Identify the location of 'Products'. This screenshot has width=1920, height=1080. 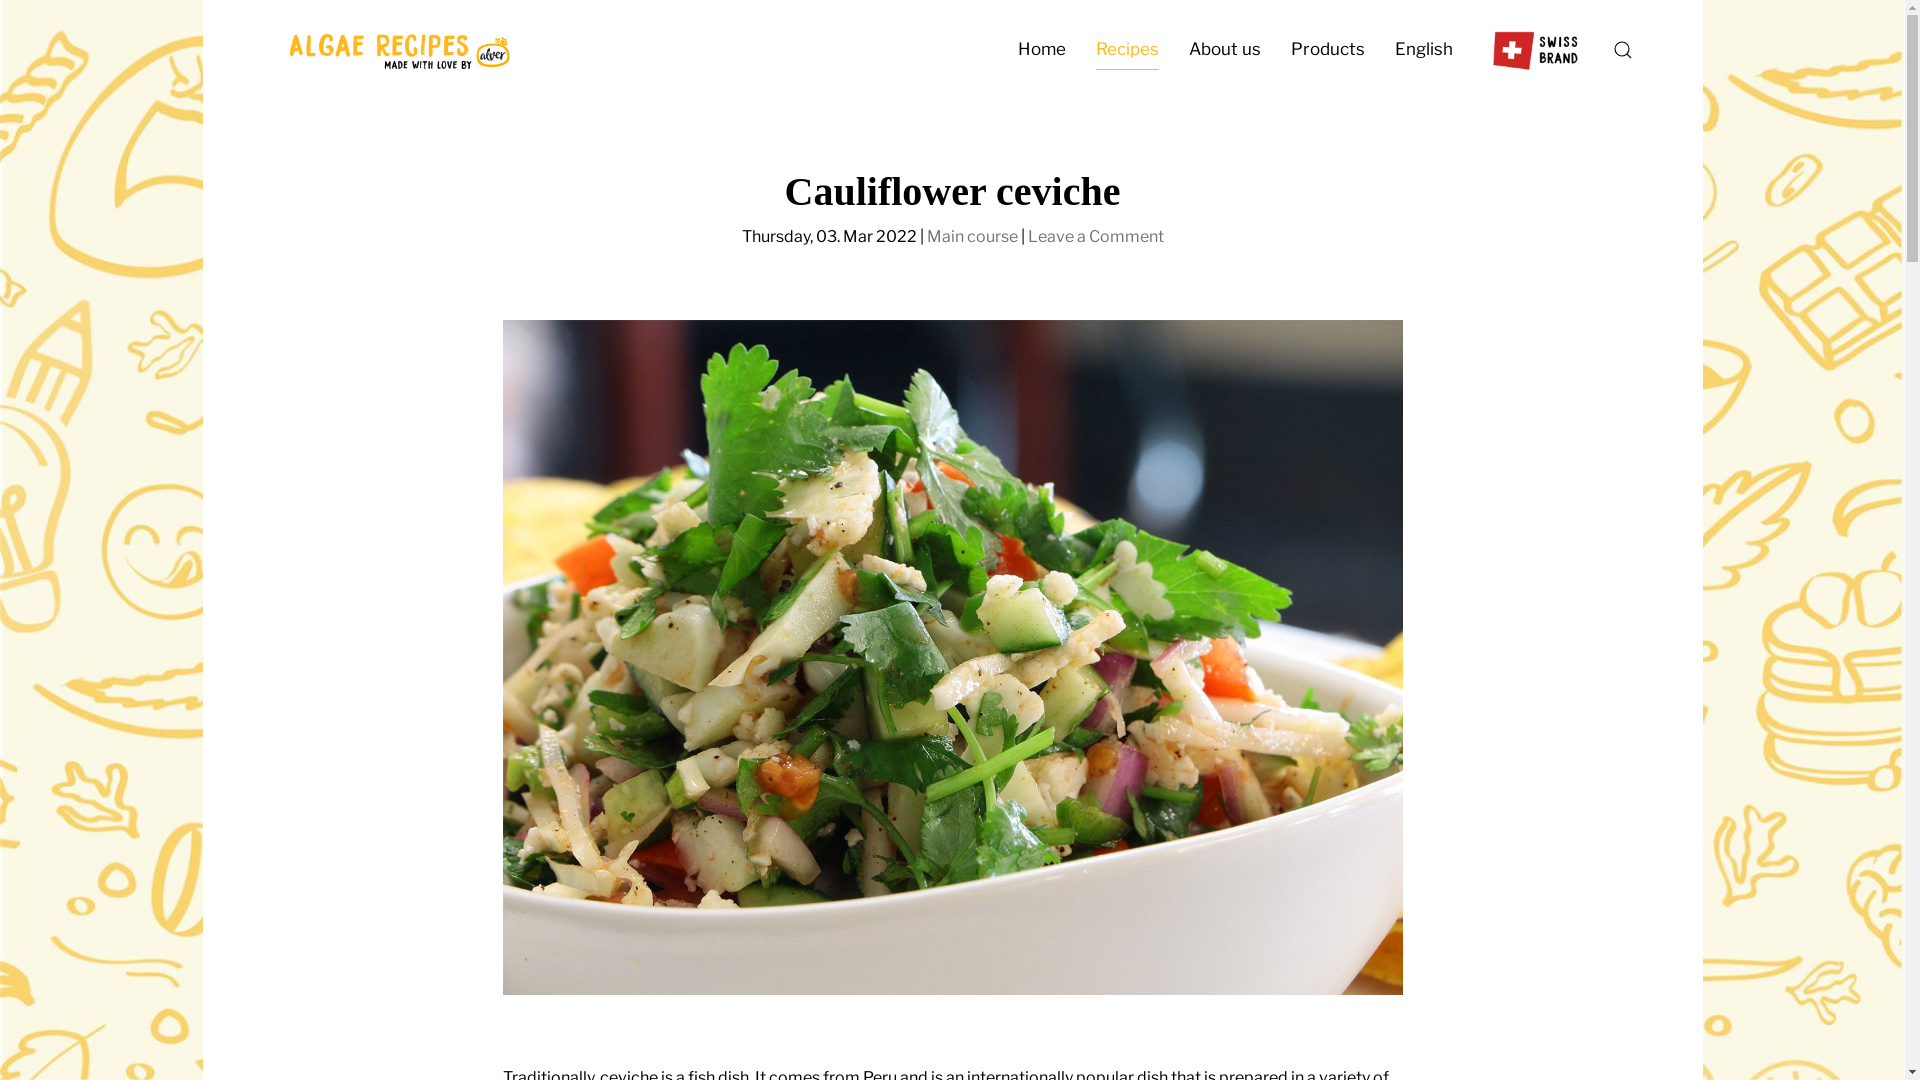
(1328, 49).